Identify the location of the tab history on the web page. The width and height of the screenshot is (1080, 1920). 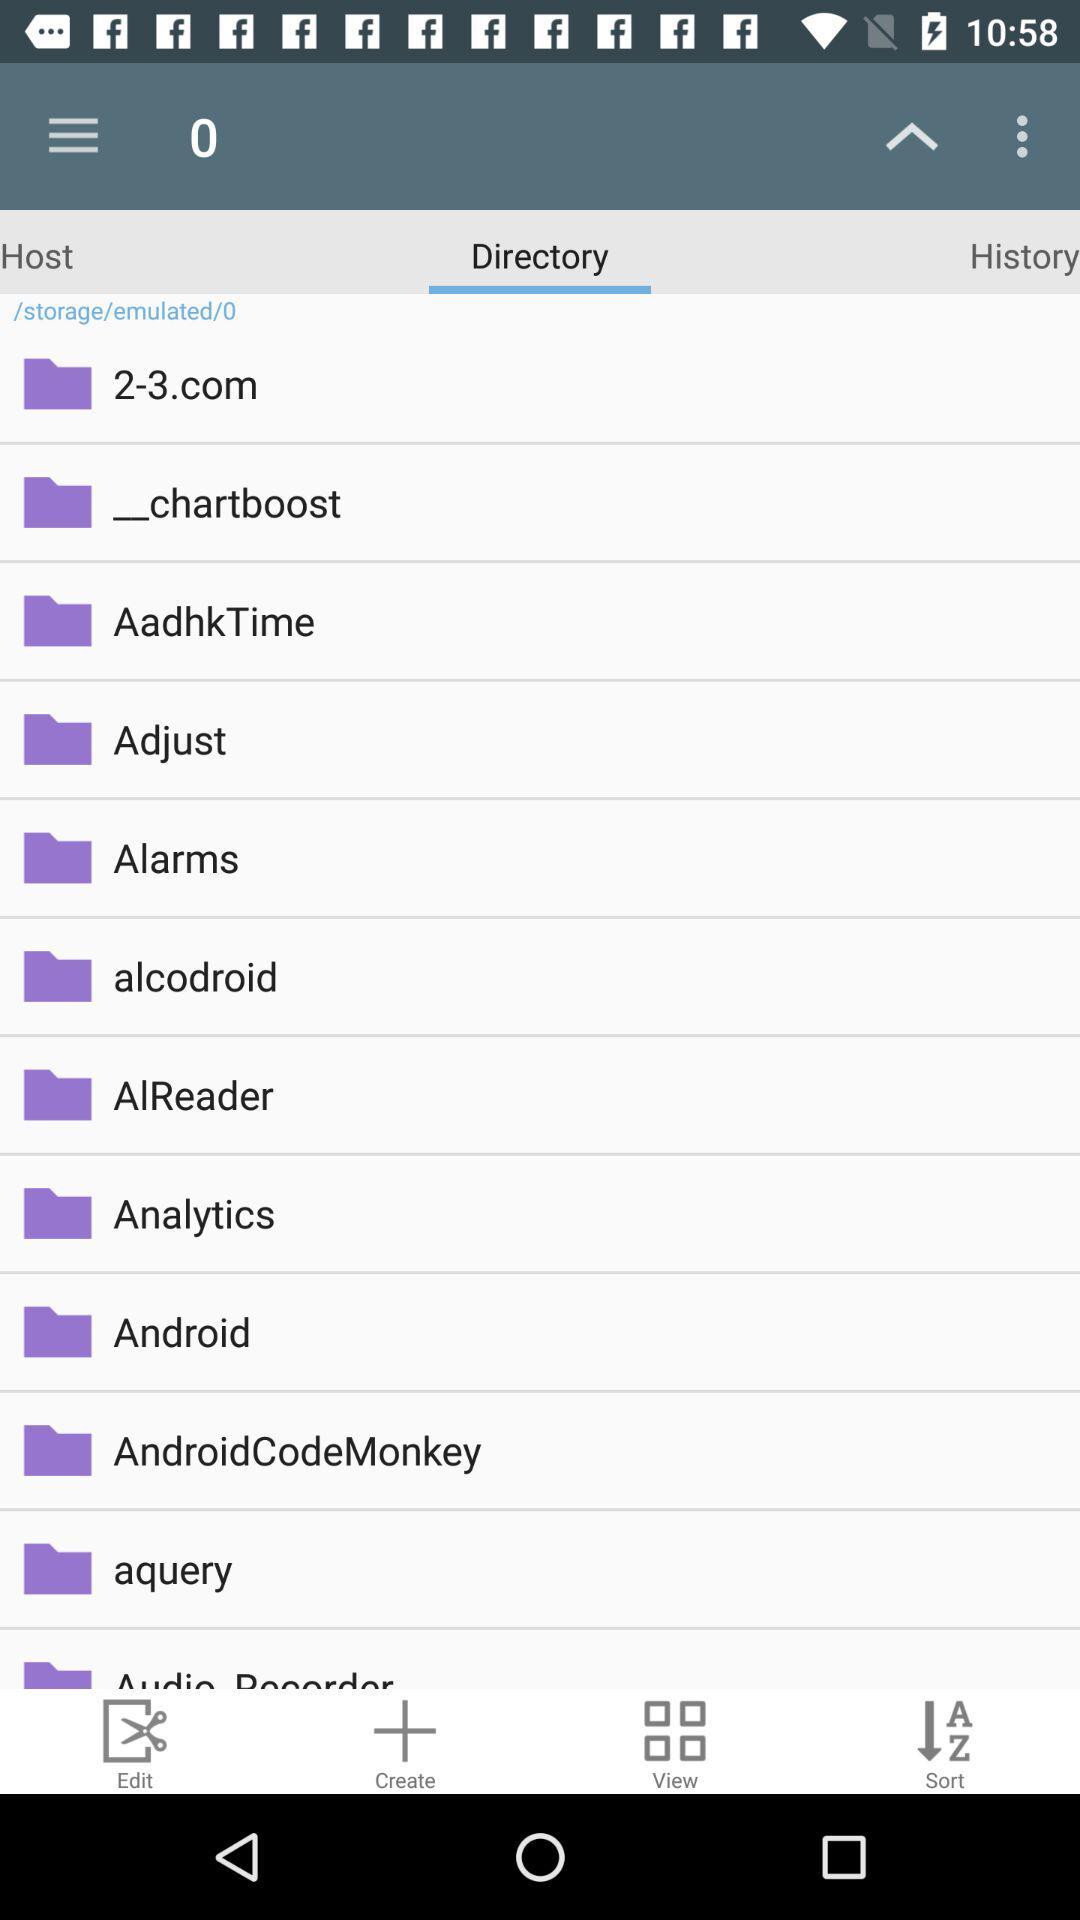
(1025, 253).